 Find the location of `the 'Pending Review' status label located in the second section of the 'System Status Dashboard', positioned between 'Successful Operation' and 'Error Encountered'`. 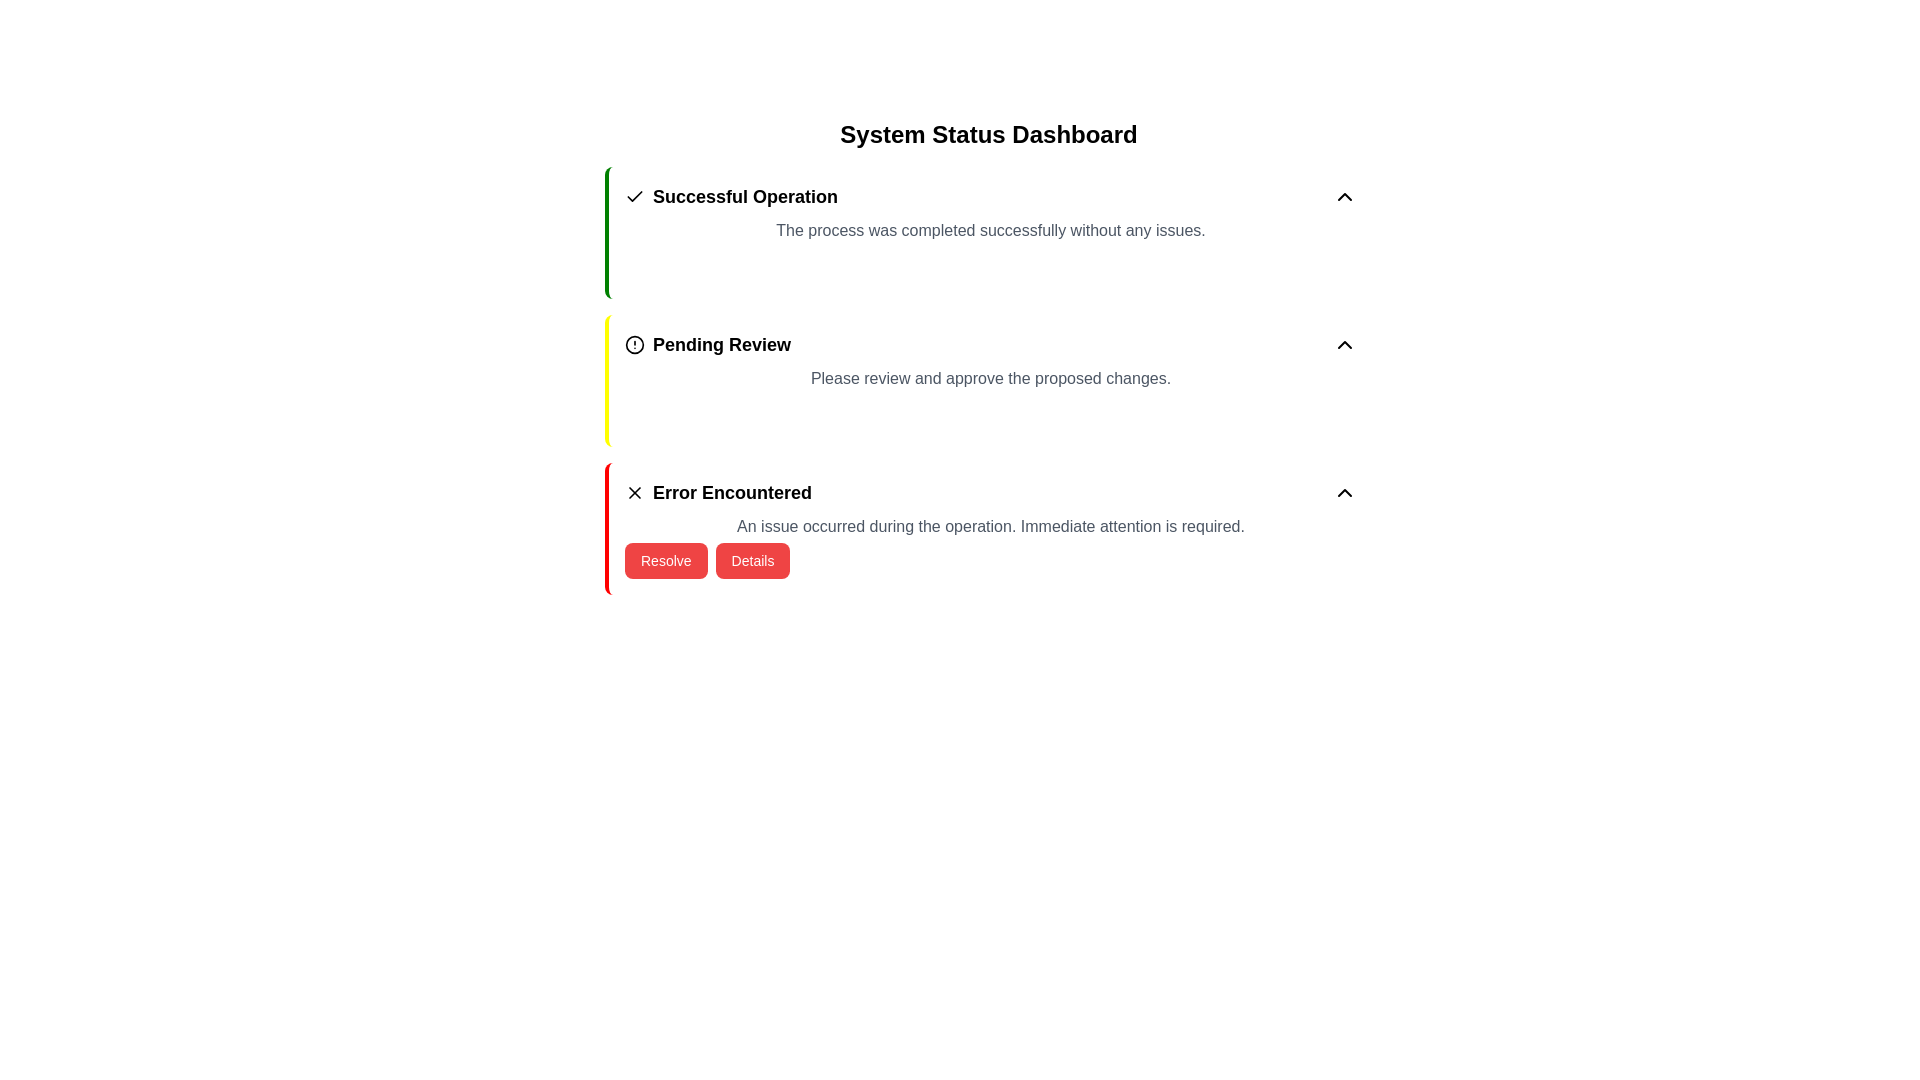

the 'Pending Review' status label located in the second section of the 'System Status Dashboard', positioned between 'Successful Operation' and 'Error Encountered' is located at coordinates (708, 343).